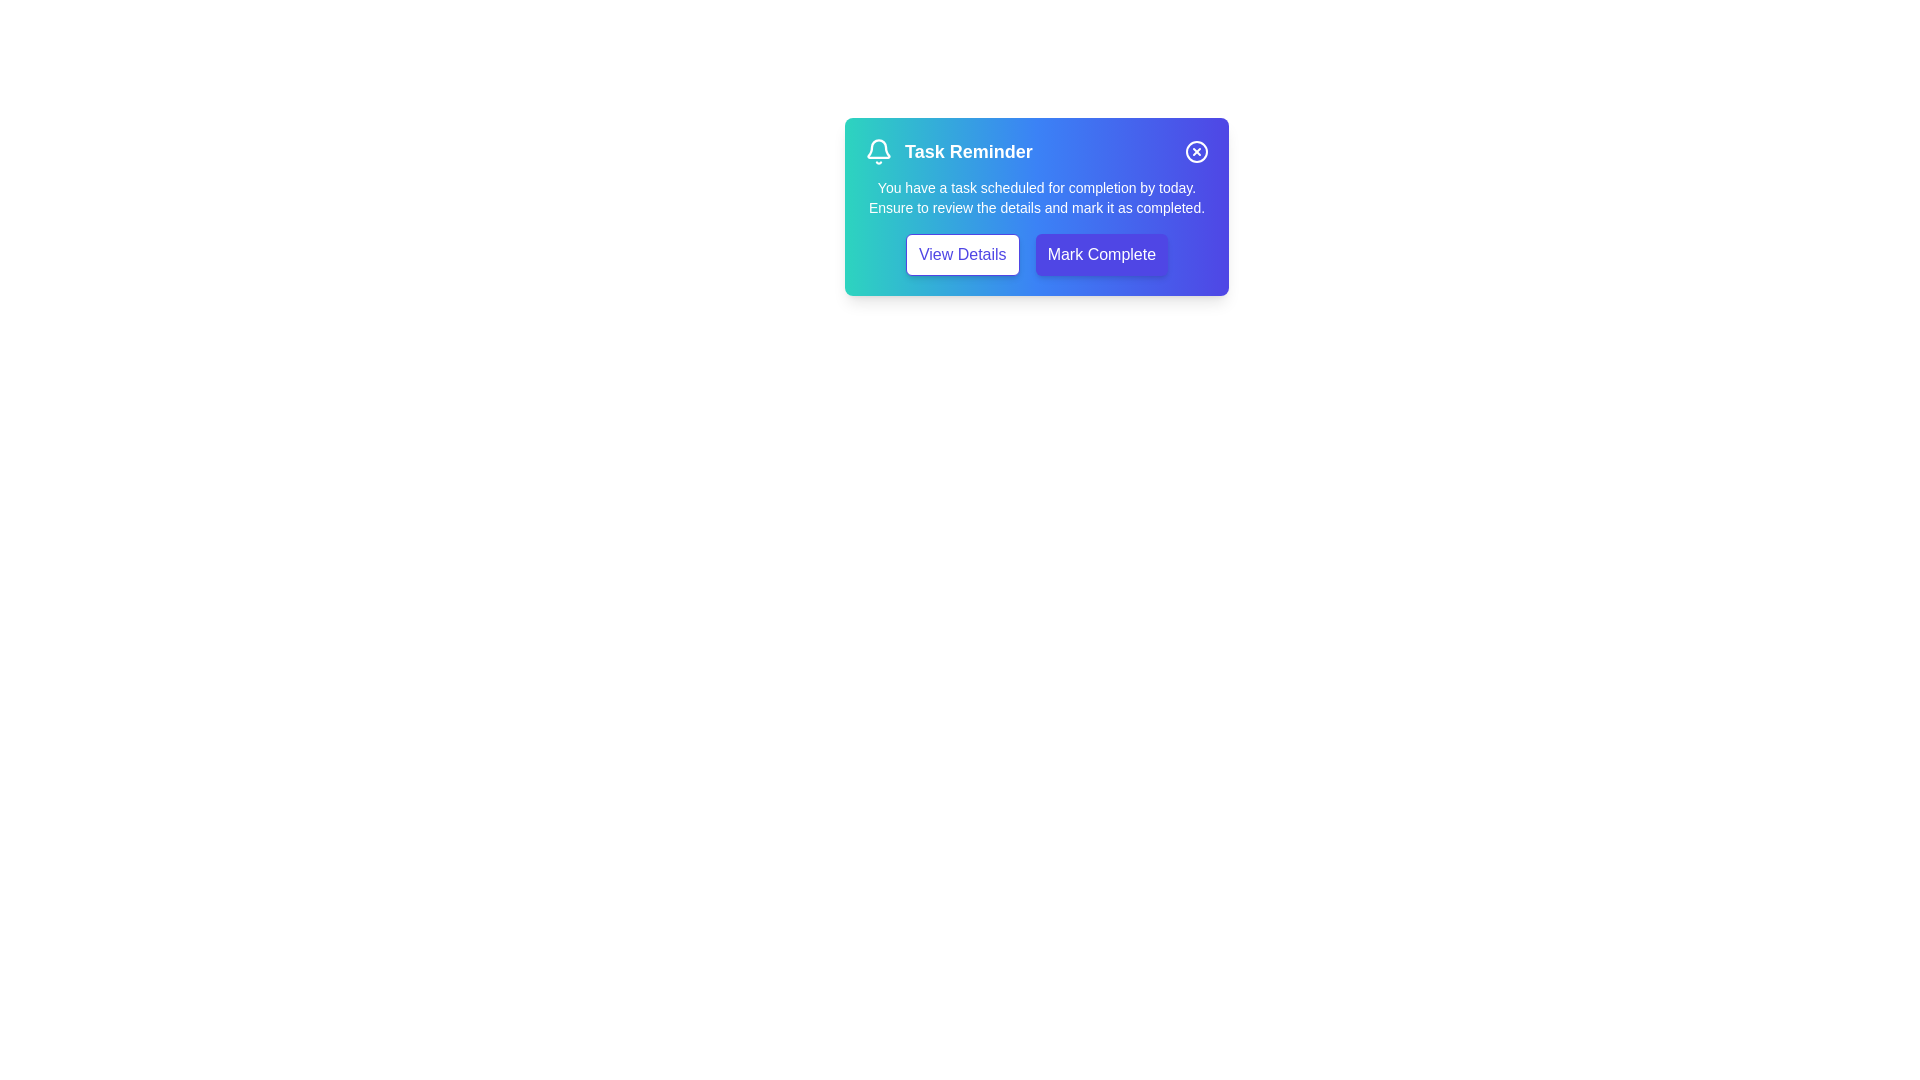 Image resolution: width=1920 pixels, height=1080 pixels. What do you see at coordinates (962, 253) in the screenshot?
I see `the 'View Details' button to view the task details` at bounding box center [962, 253].